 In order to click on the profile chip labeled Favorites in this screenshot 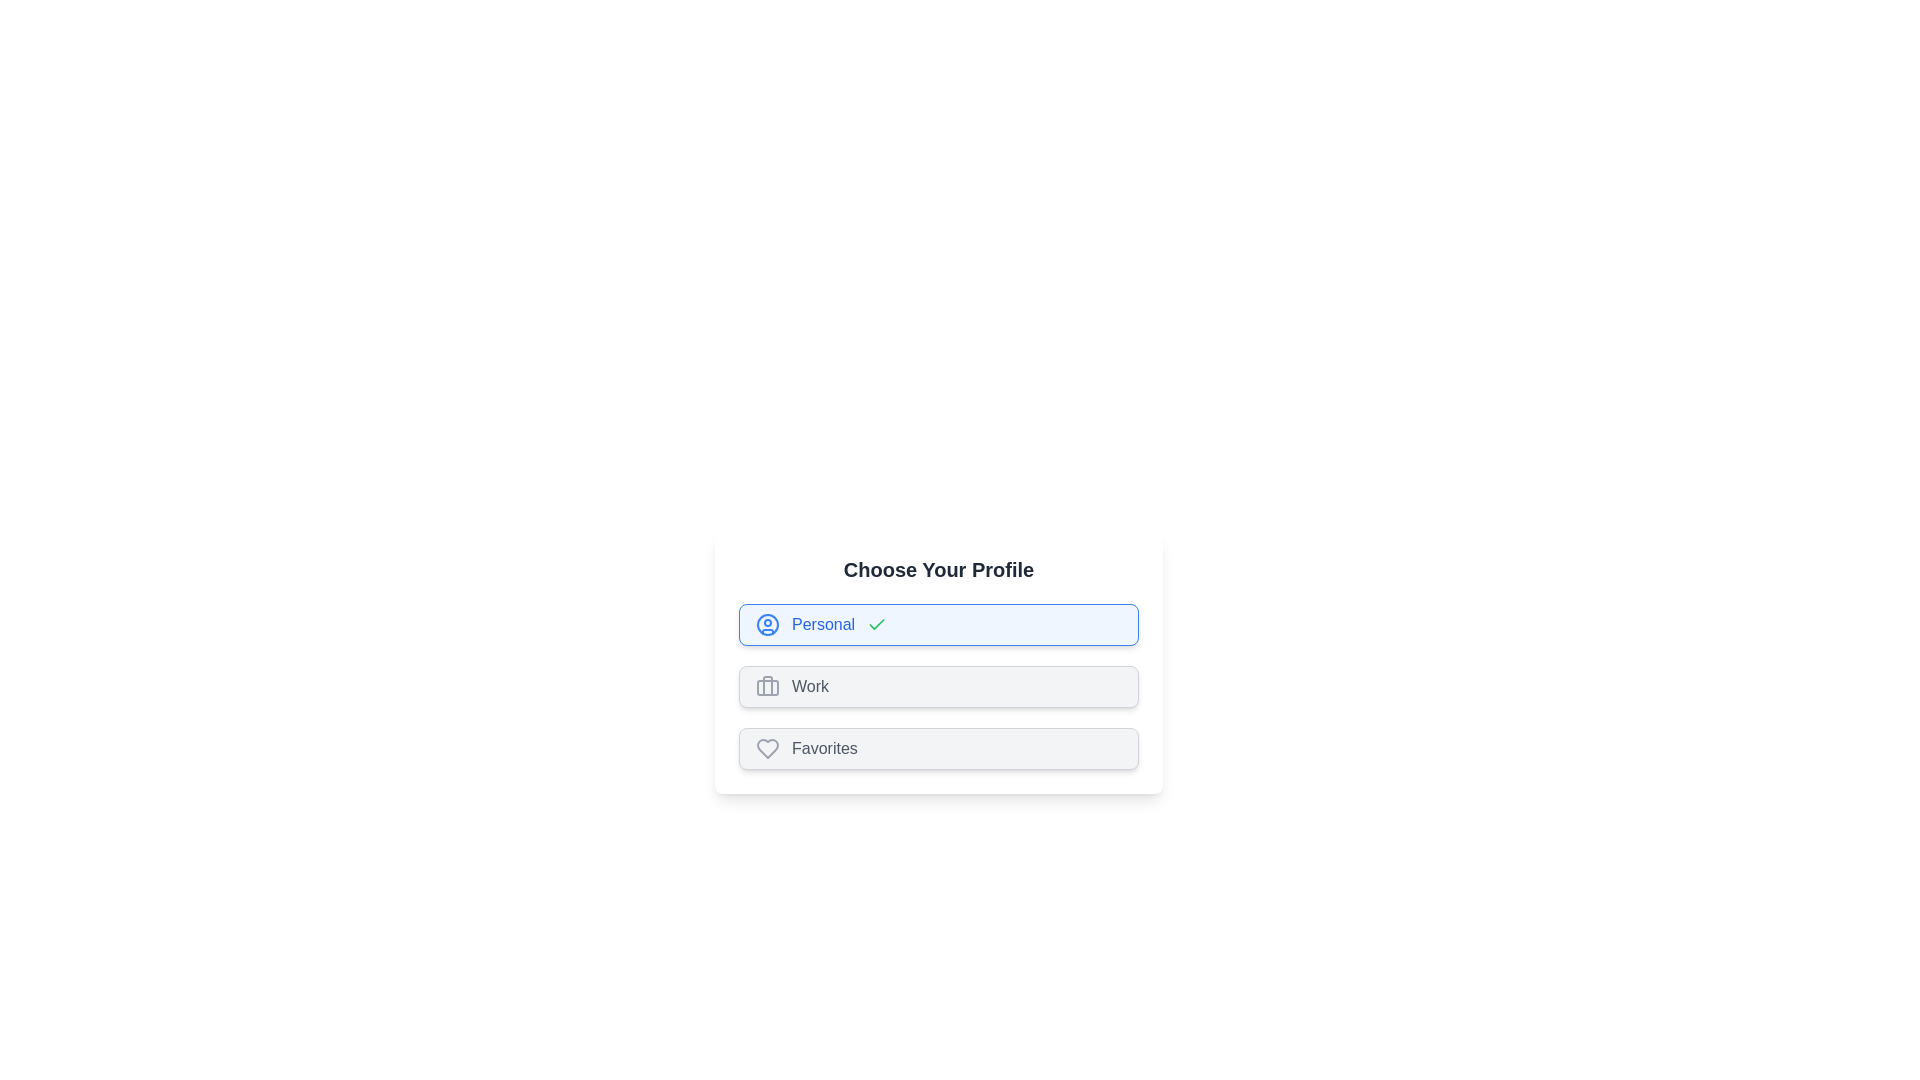, I will do `click(938, 748)`.